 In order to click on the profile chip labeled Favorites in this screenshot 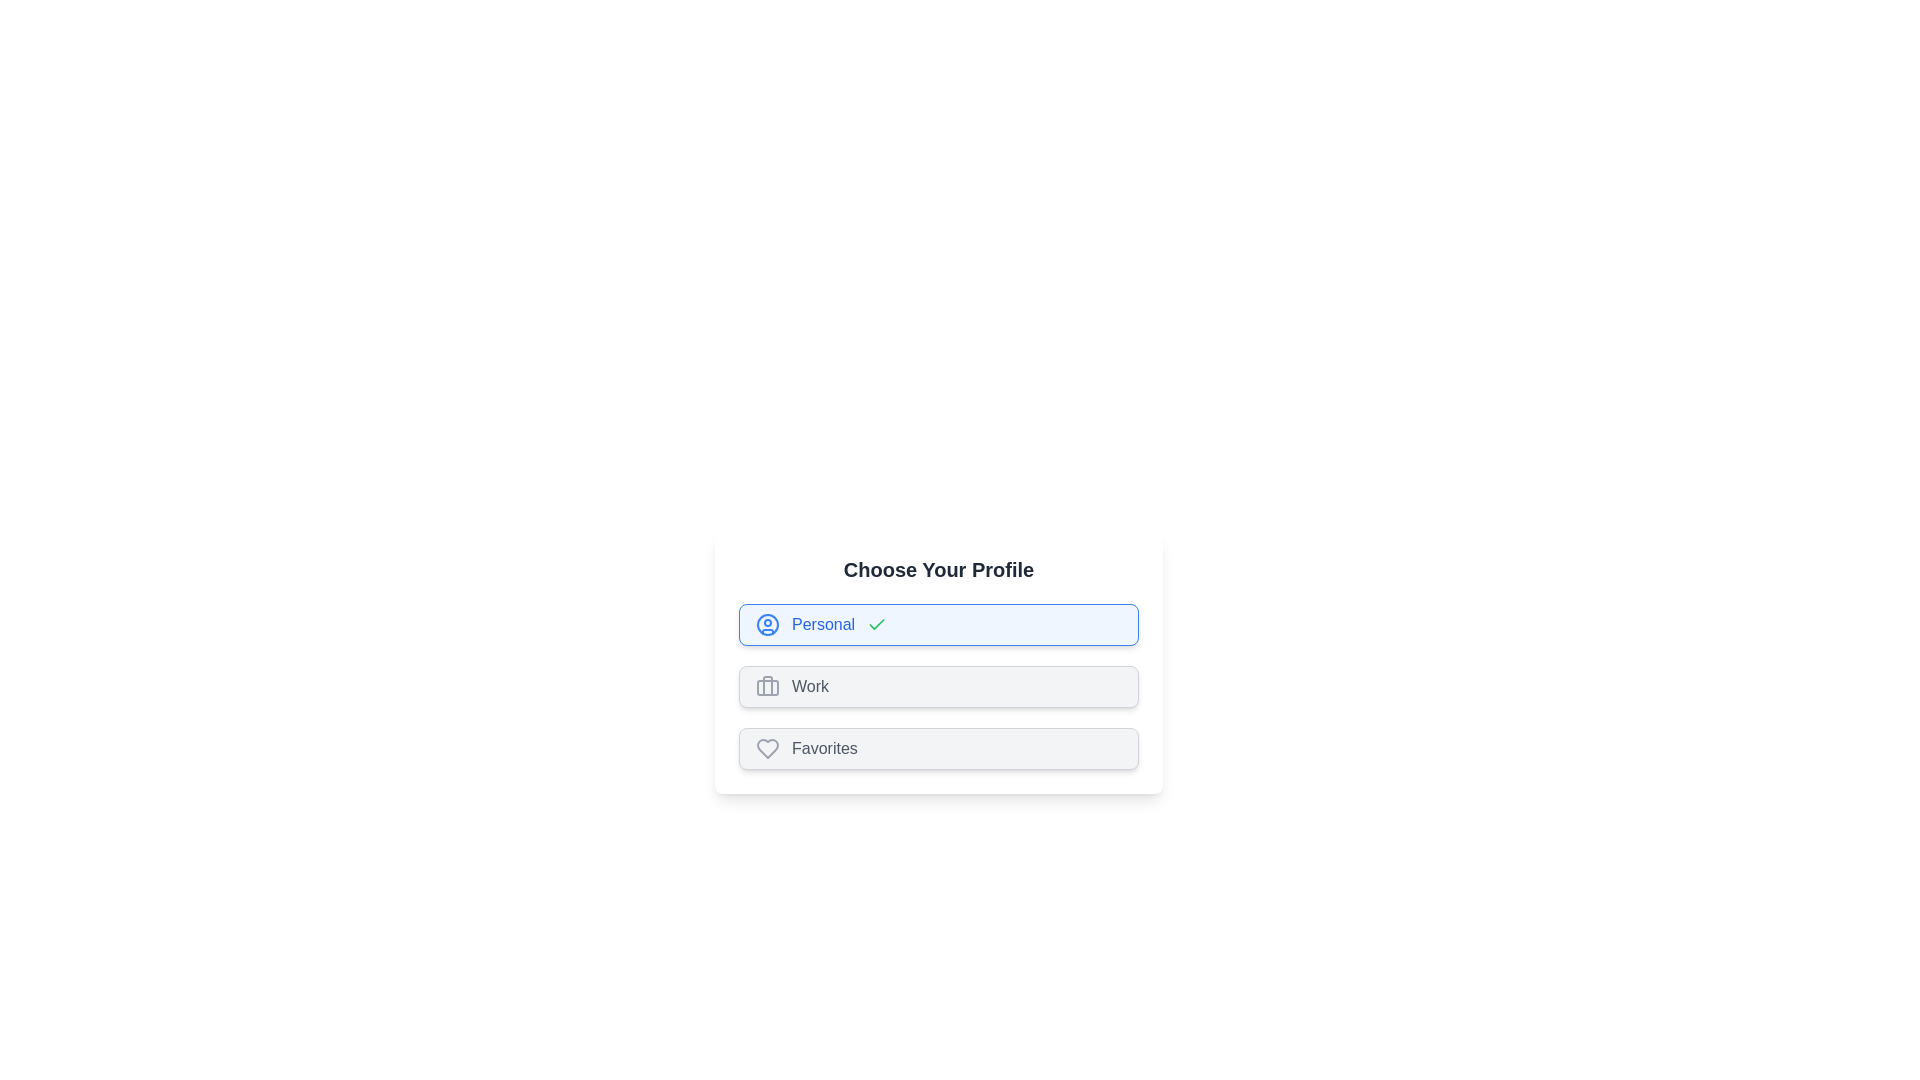, I will do `click(938, 748)`.